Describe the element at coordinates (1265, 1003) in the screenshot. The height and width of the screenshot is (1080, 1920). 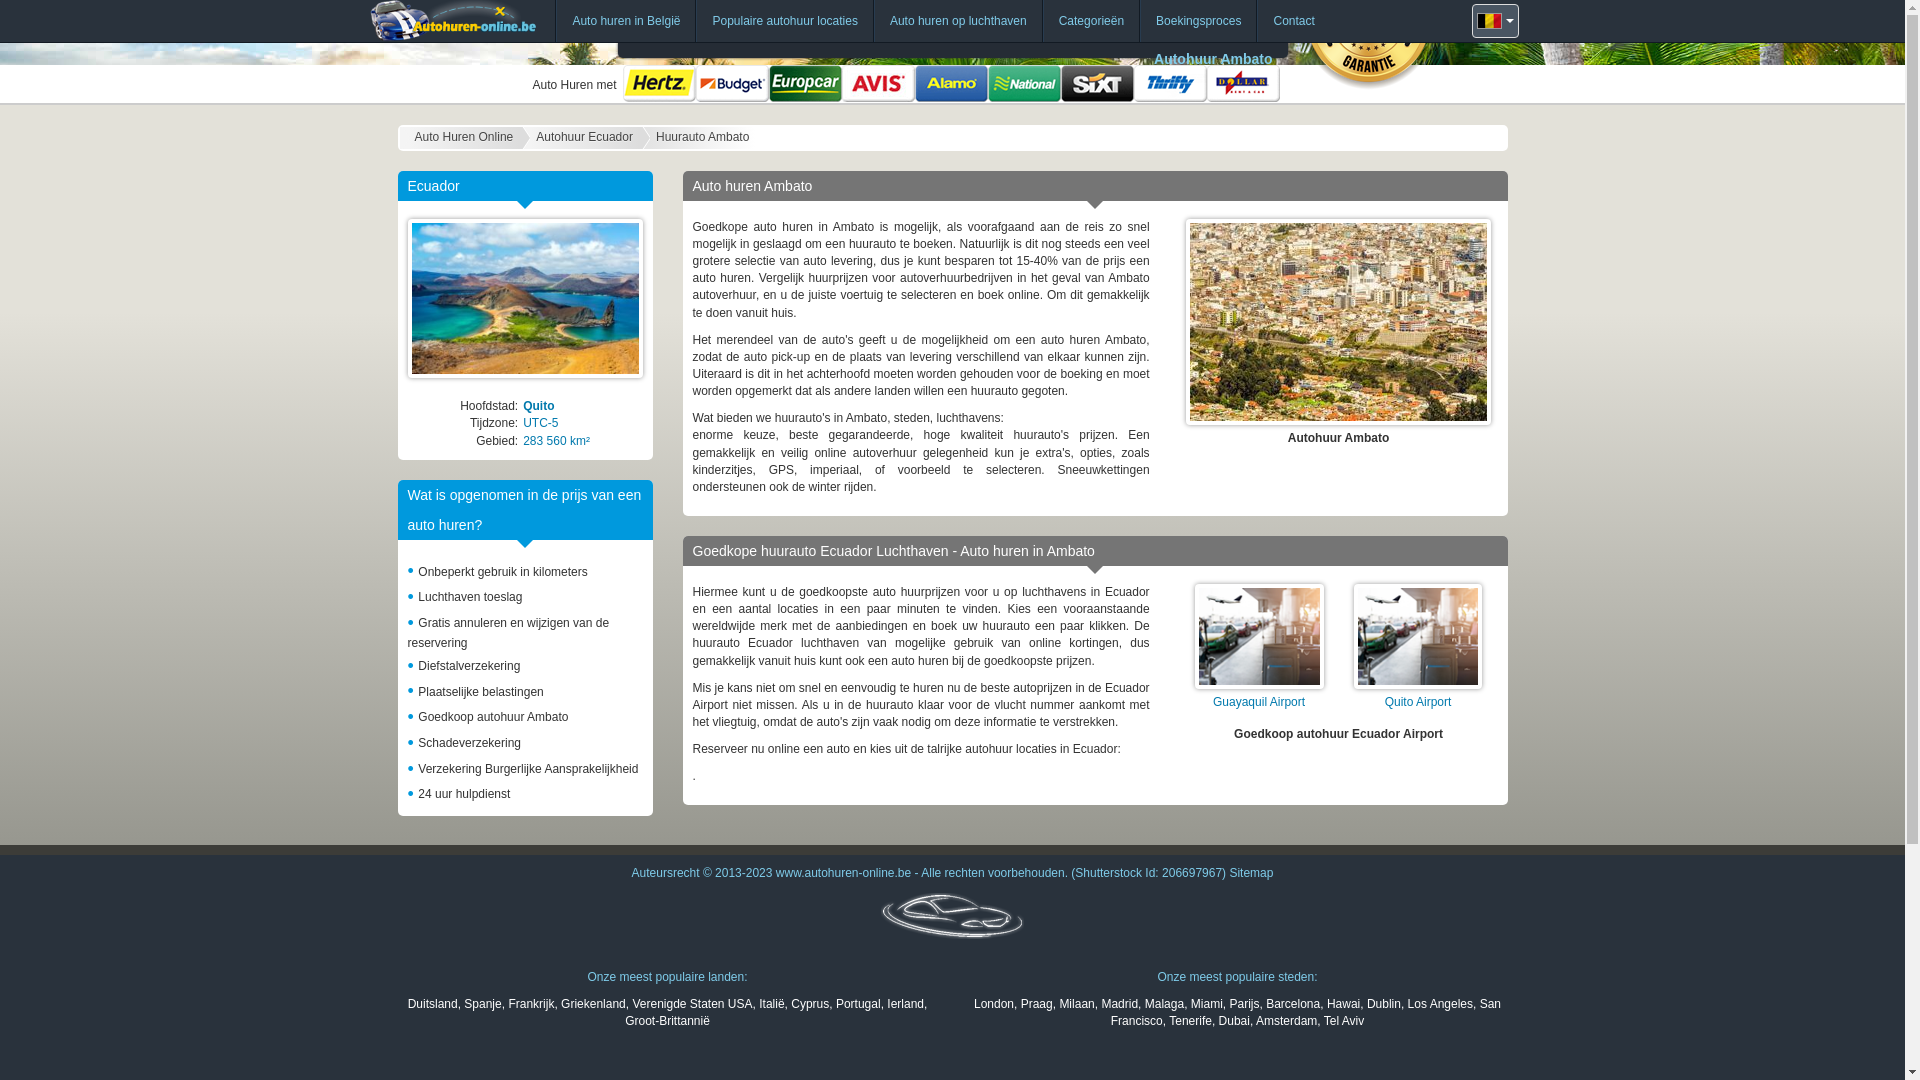
I see `'Barcelona'` at that location.